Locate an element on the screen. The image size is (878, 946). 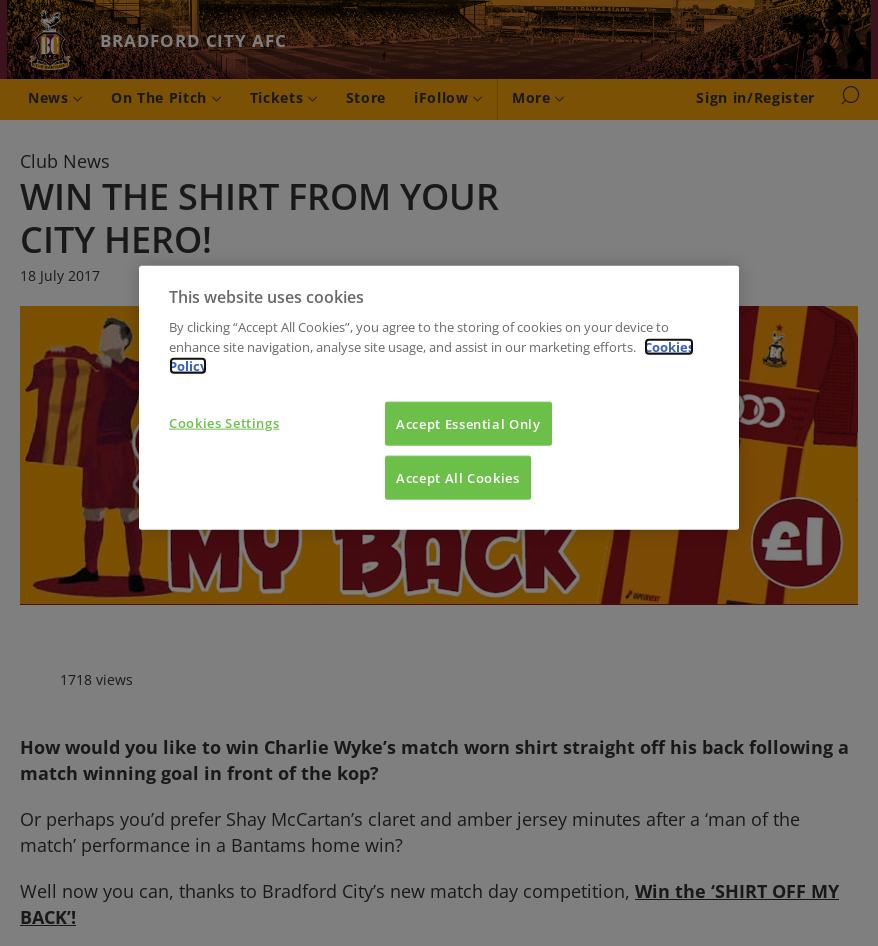
'Or perhaps you’d prefer Shay McCartan’s claret and amber jersey minutes after a ‘man of the match’ performance in a Bantams home win?' is located at coordinates (19, 832).